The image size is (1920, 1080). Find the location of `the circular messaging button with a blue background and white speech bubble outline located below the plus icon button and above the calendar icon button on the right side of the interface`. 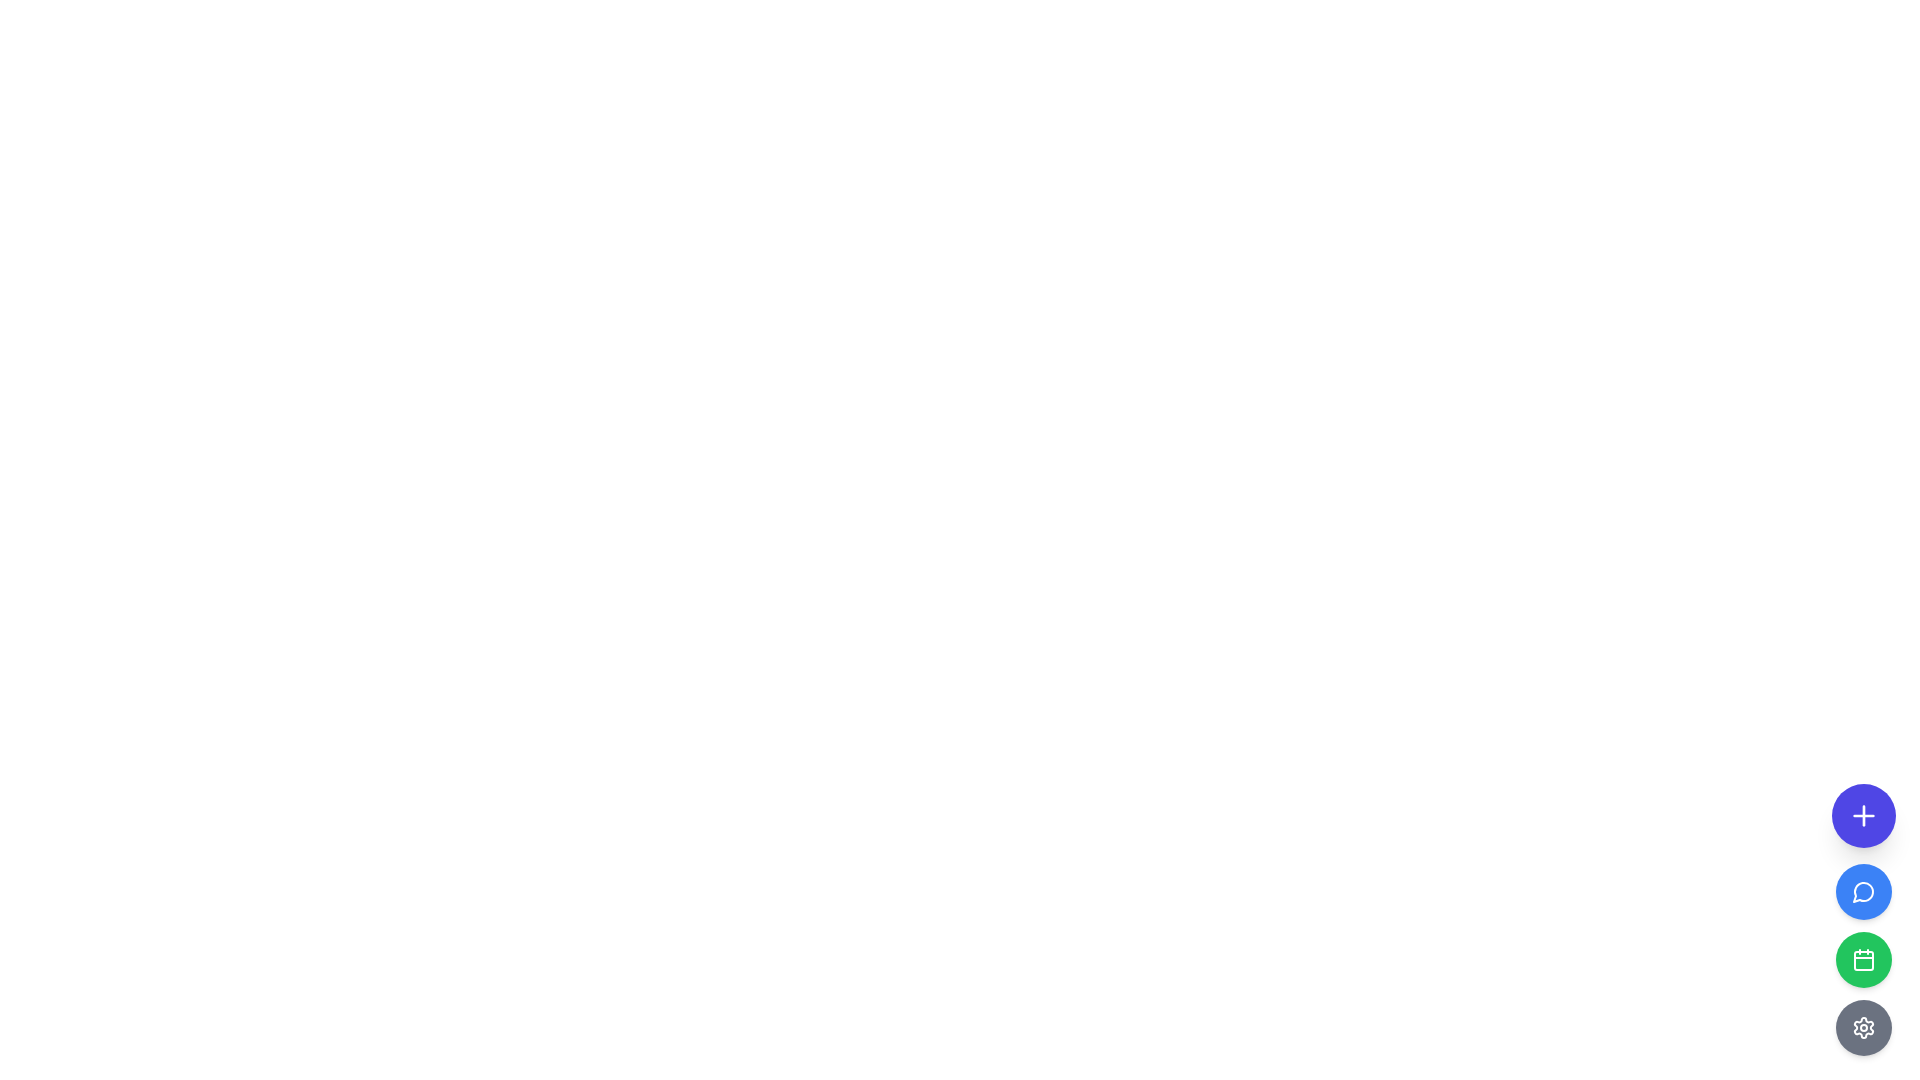

the circular messaging button with a blue background and white speech bubble outline located below the plus icon button and above the calendar icon button on the right side of the interface is located at coordinates (1862, 890).